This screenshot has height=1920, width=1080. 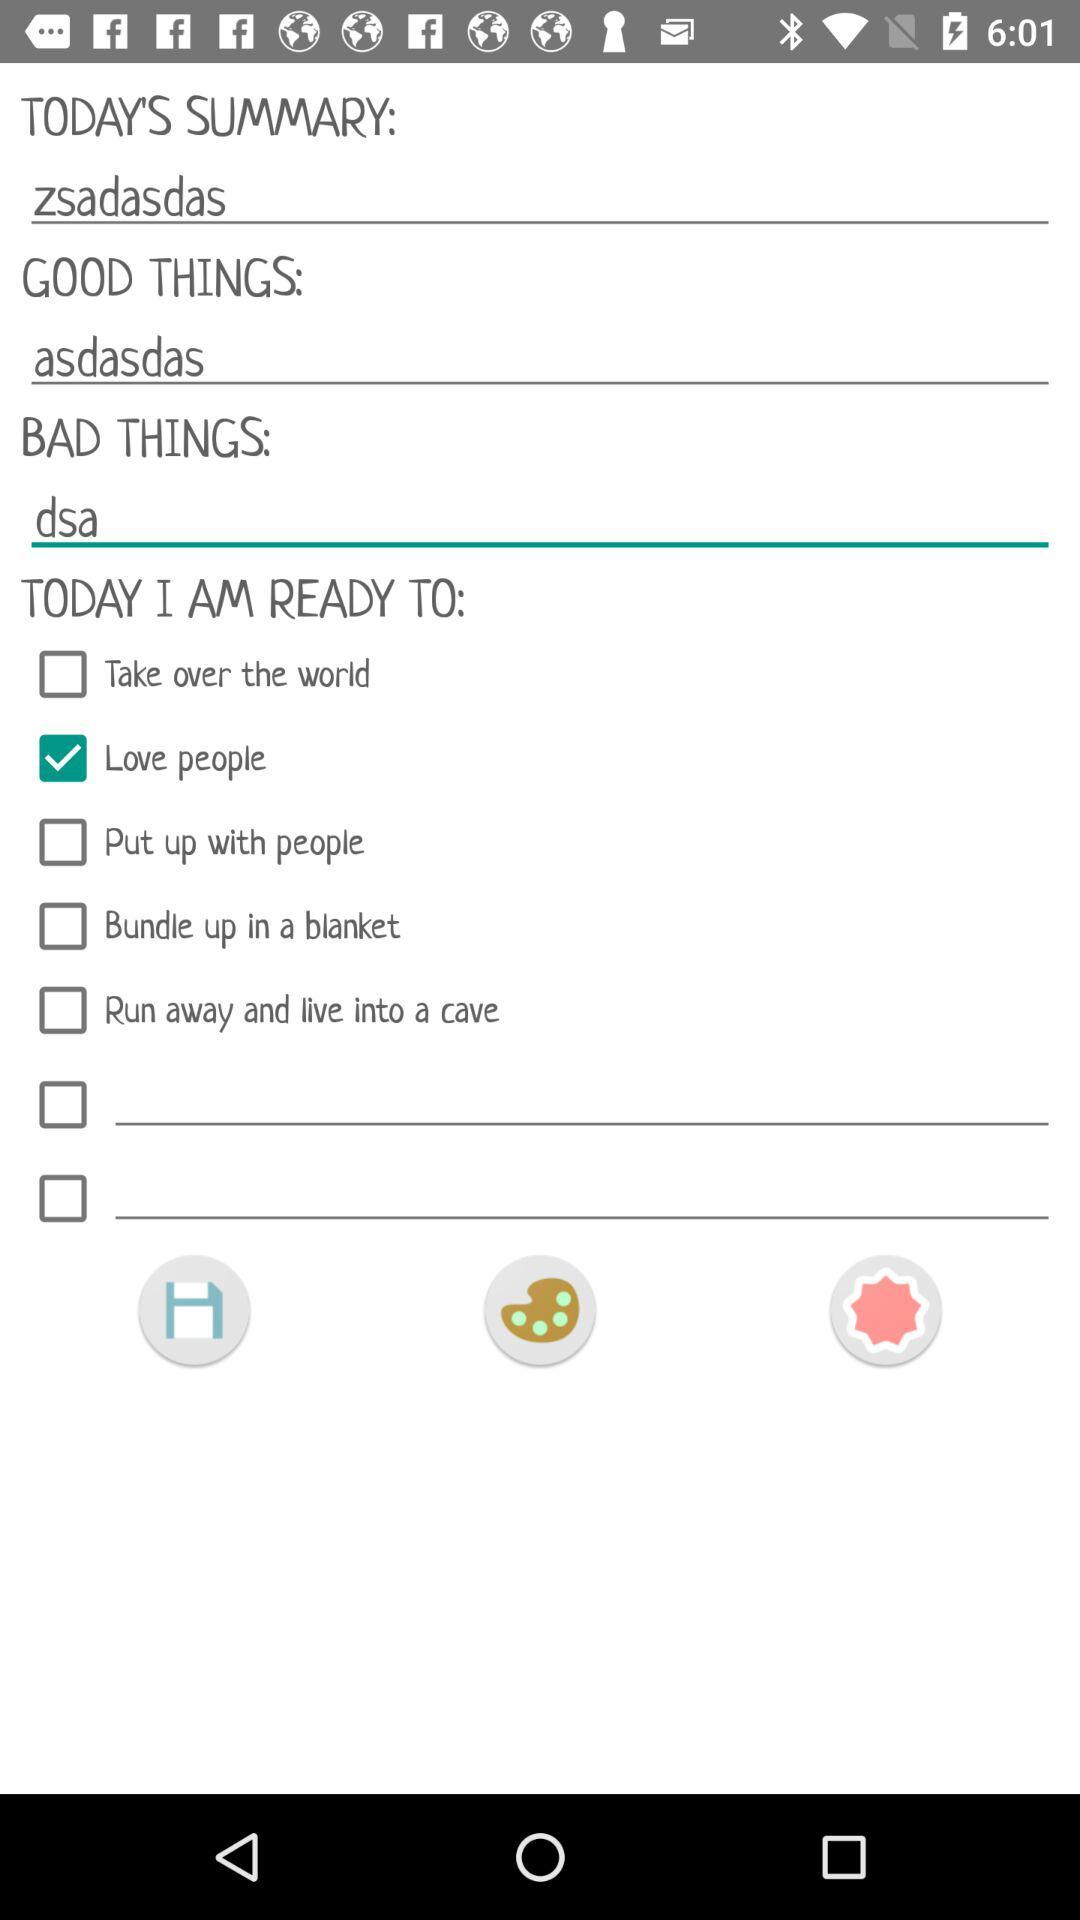 What do you see at coordinates (884, 1310) in the screenshot?
I see `the icon at the bottom right corner` at bounding box center [884, 1310].